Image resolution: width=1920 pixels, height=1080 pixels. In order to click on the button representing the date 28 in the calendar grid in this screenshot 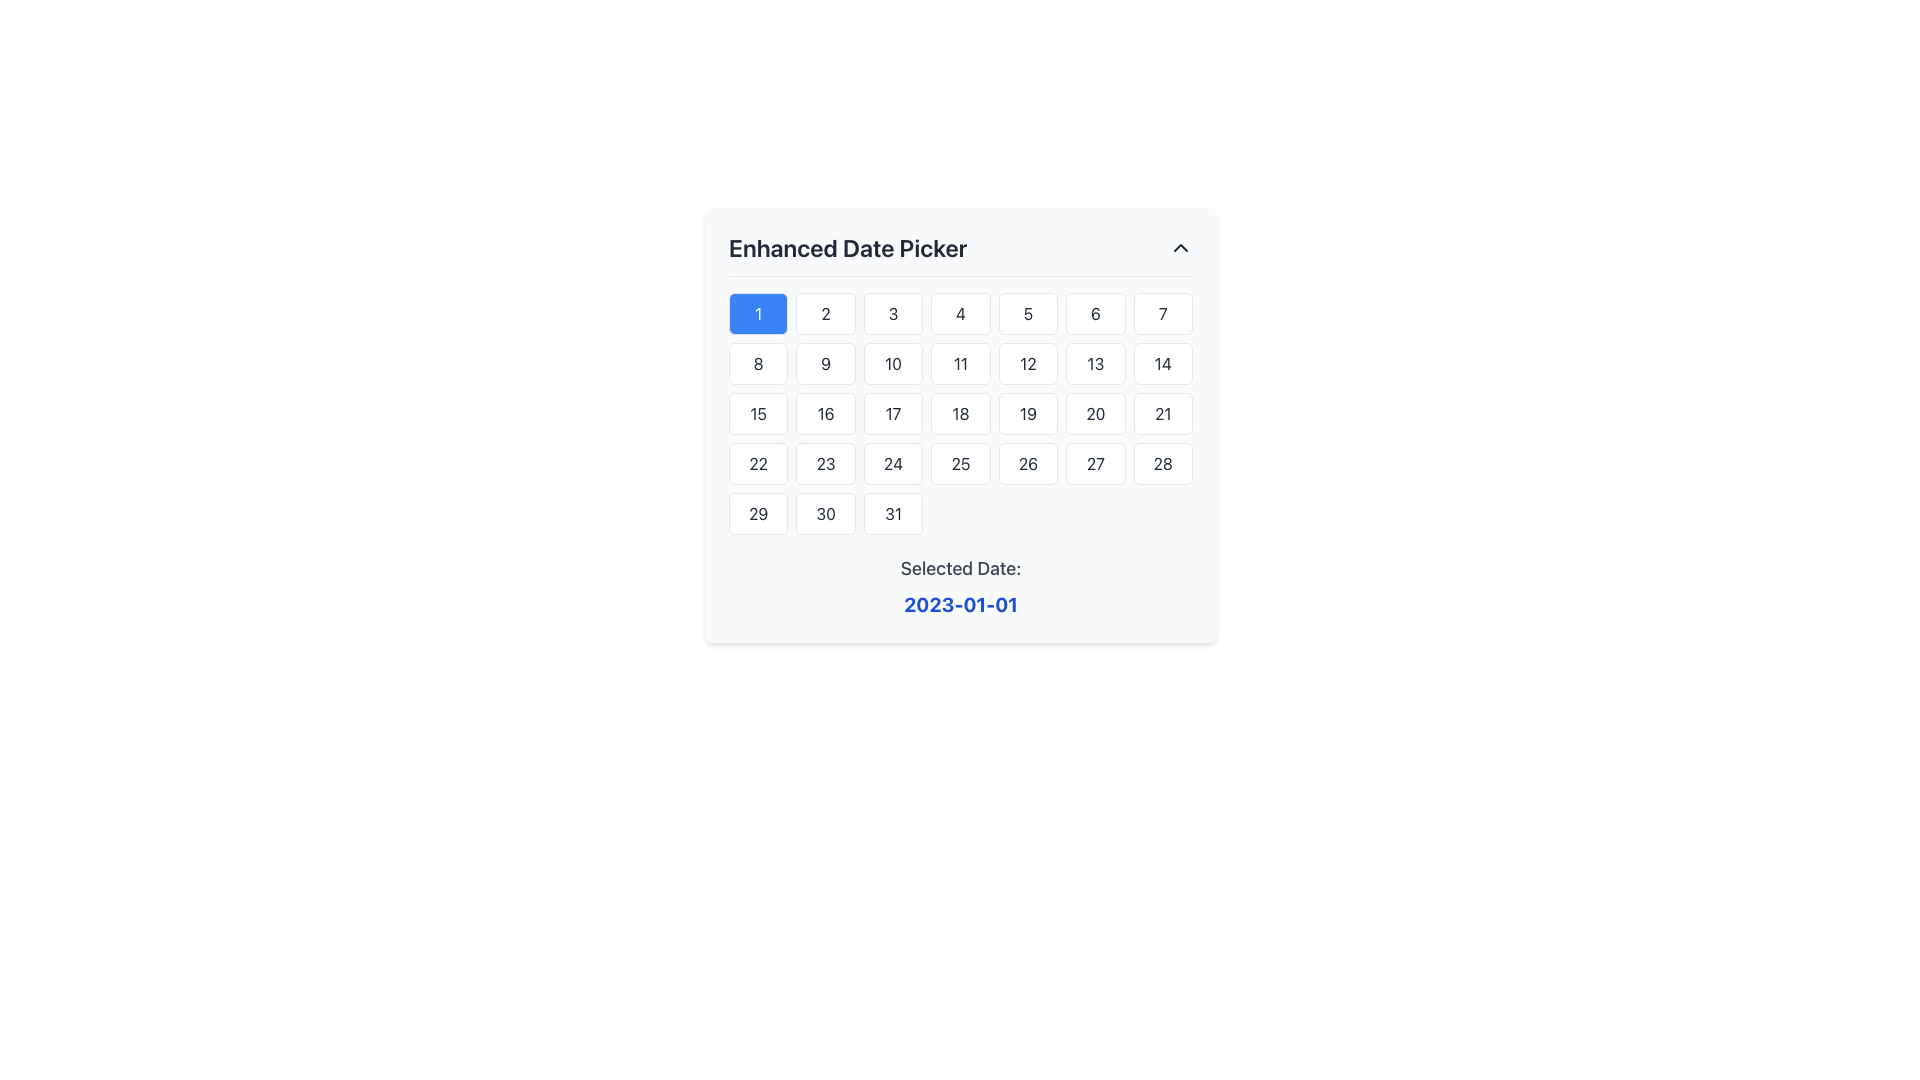, I will do `click(1163, 463)`.